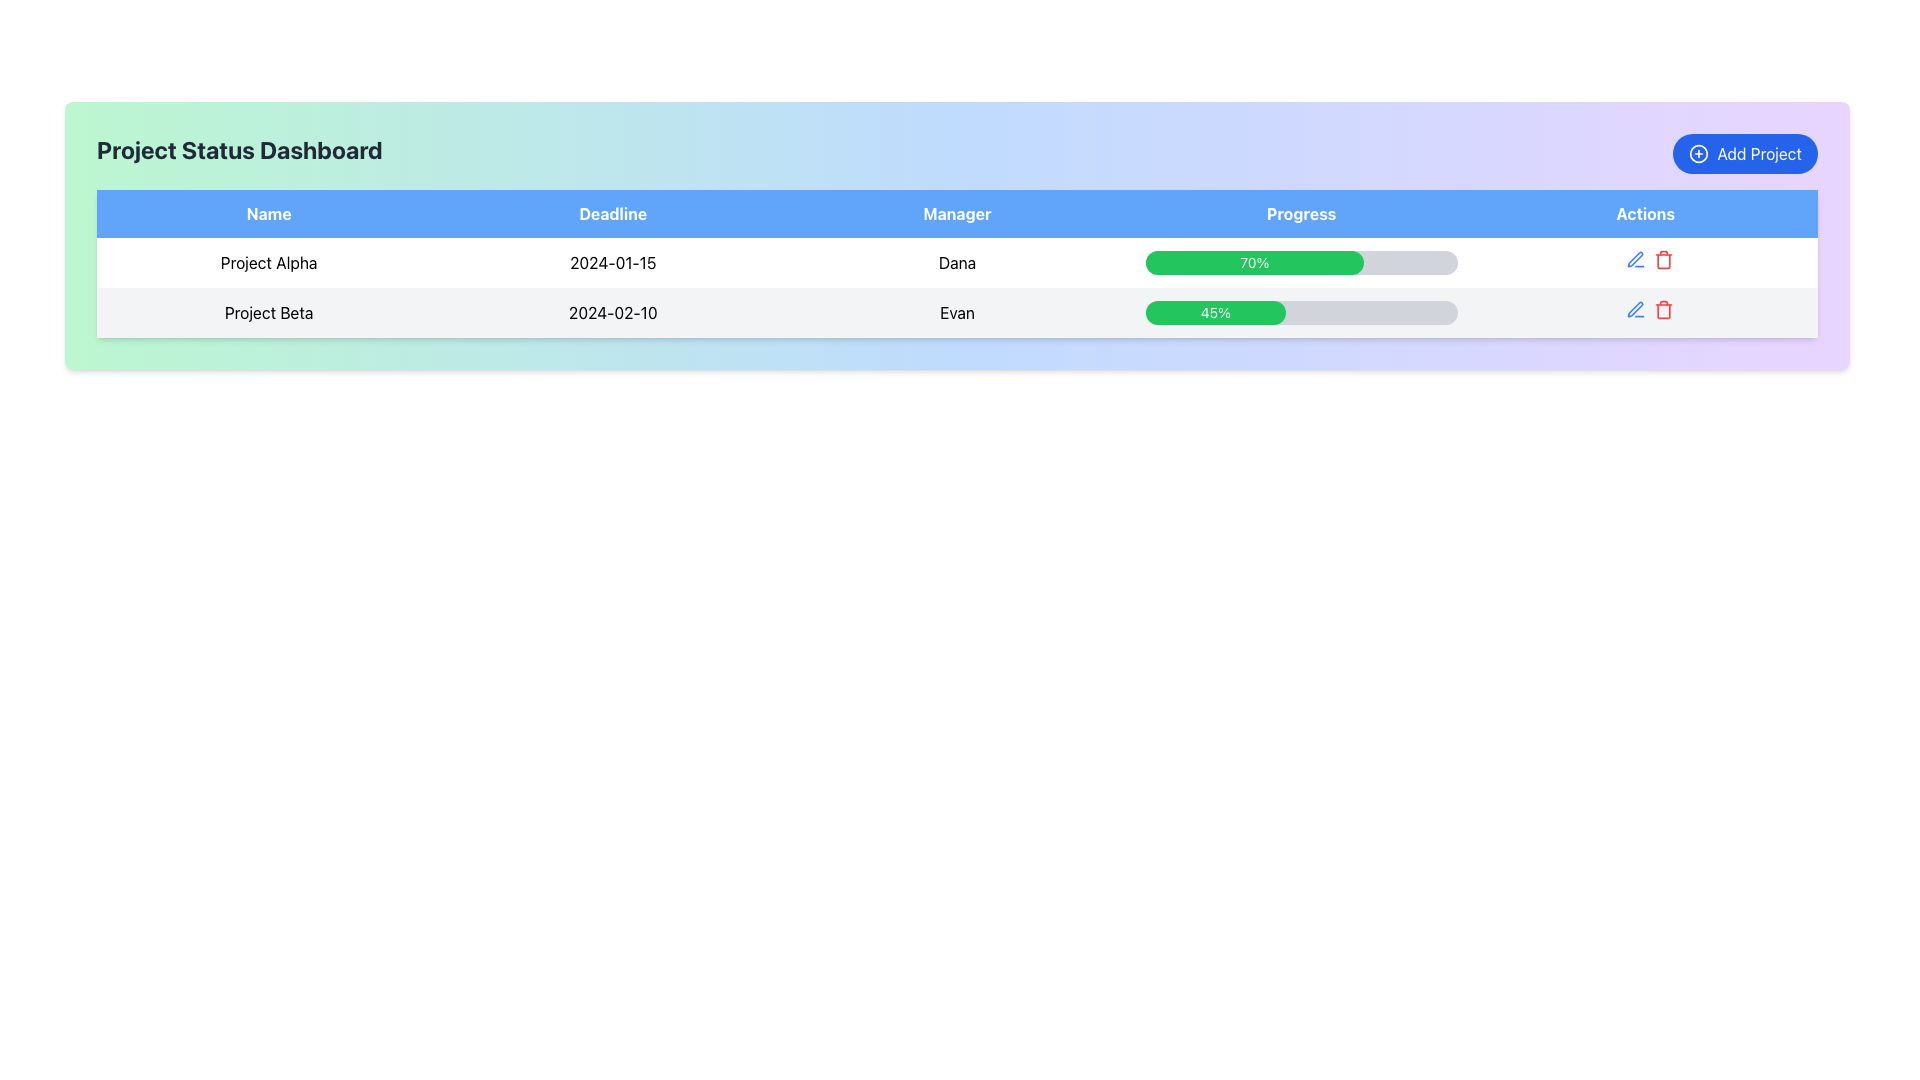 This screenshot has height=1080, width=1920. Describe the element at coordinates (1663, 309) in the screenshot. I see `the red-colored trash bin icon in the 'Actions' column of the second table row` at that location.